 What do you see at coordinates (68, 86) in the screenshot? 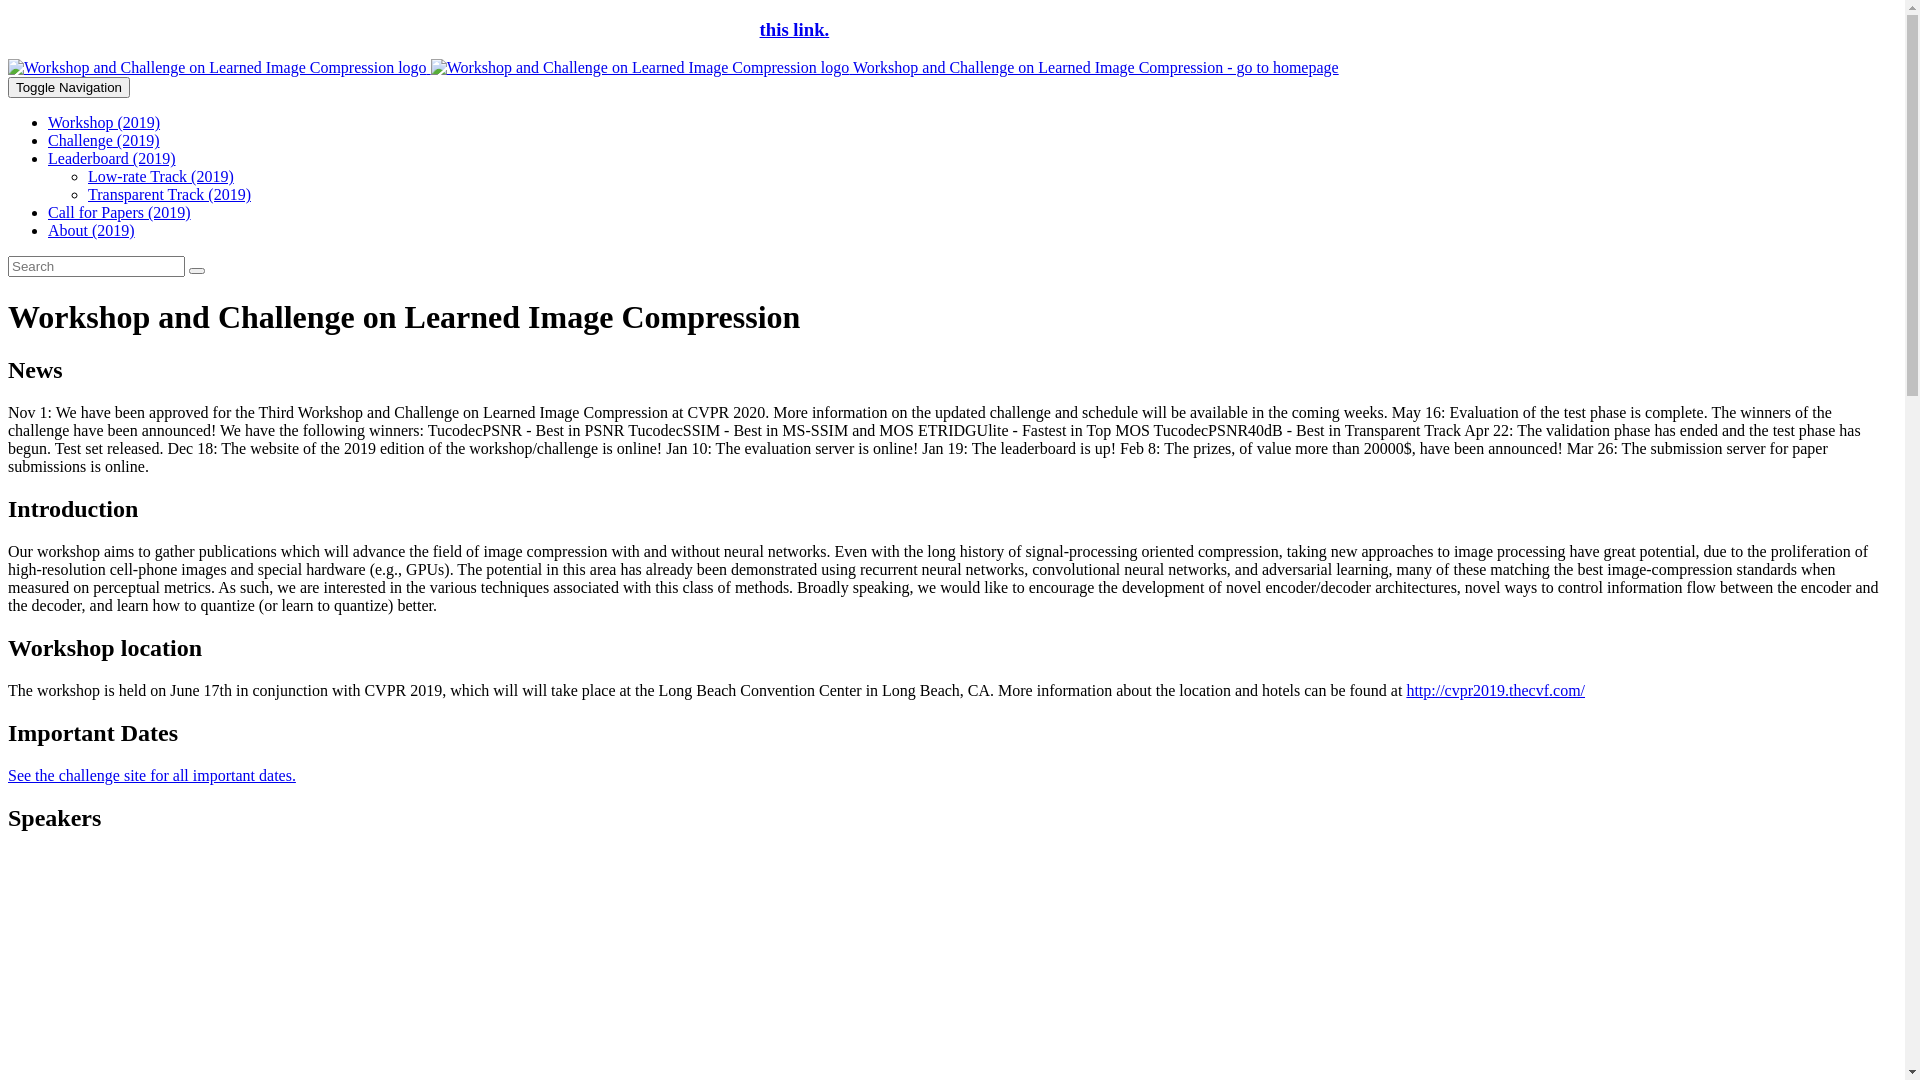
I see `'Toggle Navigation'` at bounding box center [68, 86].